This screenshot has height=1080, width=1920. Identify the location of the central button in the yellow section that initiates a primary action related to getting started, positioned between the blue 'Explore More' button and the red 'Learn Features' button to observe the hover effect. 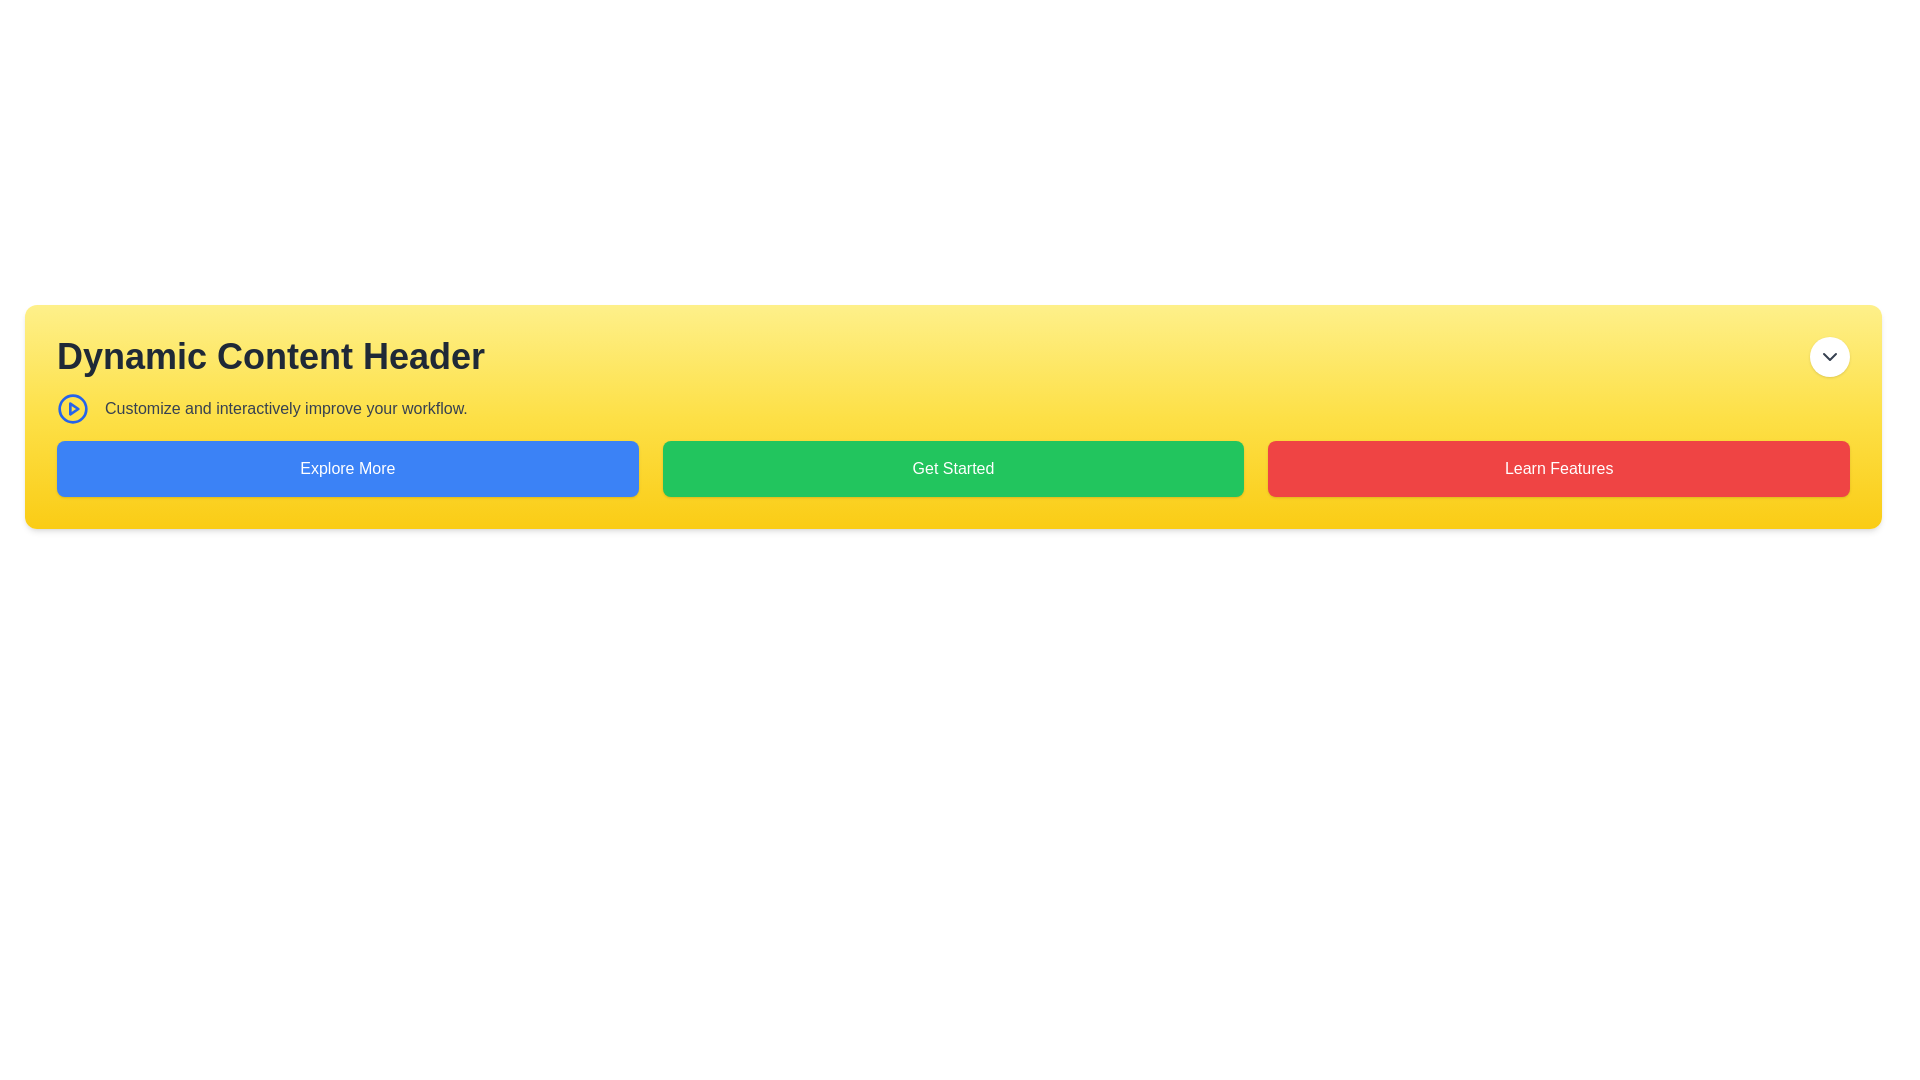
(952, 469).